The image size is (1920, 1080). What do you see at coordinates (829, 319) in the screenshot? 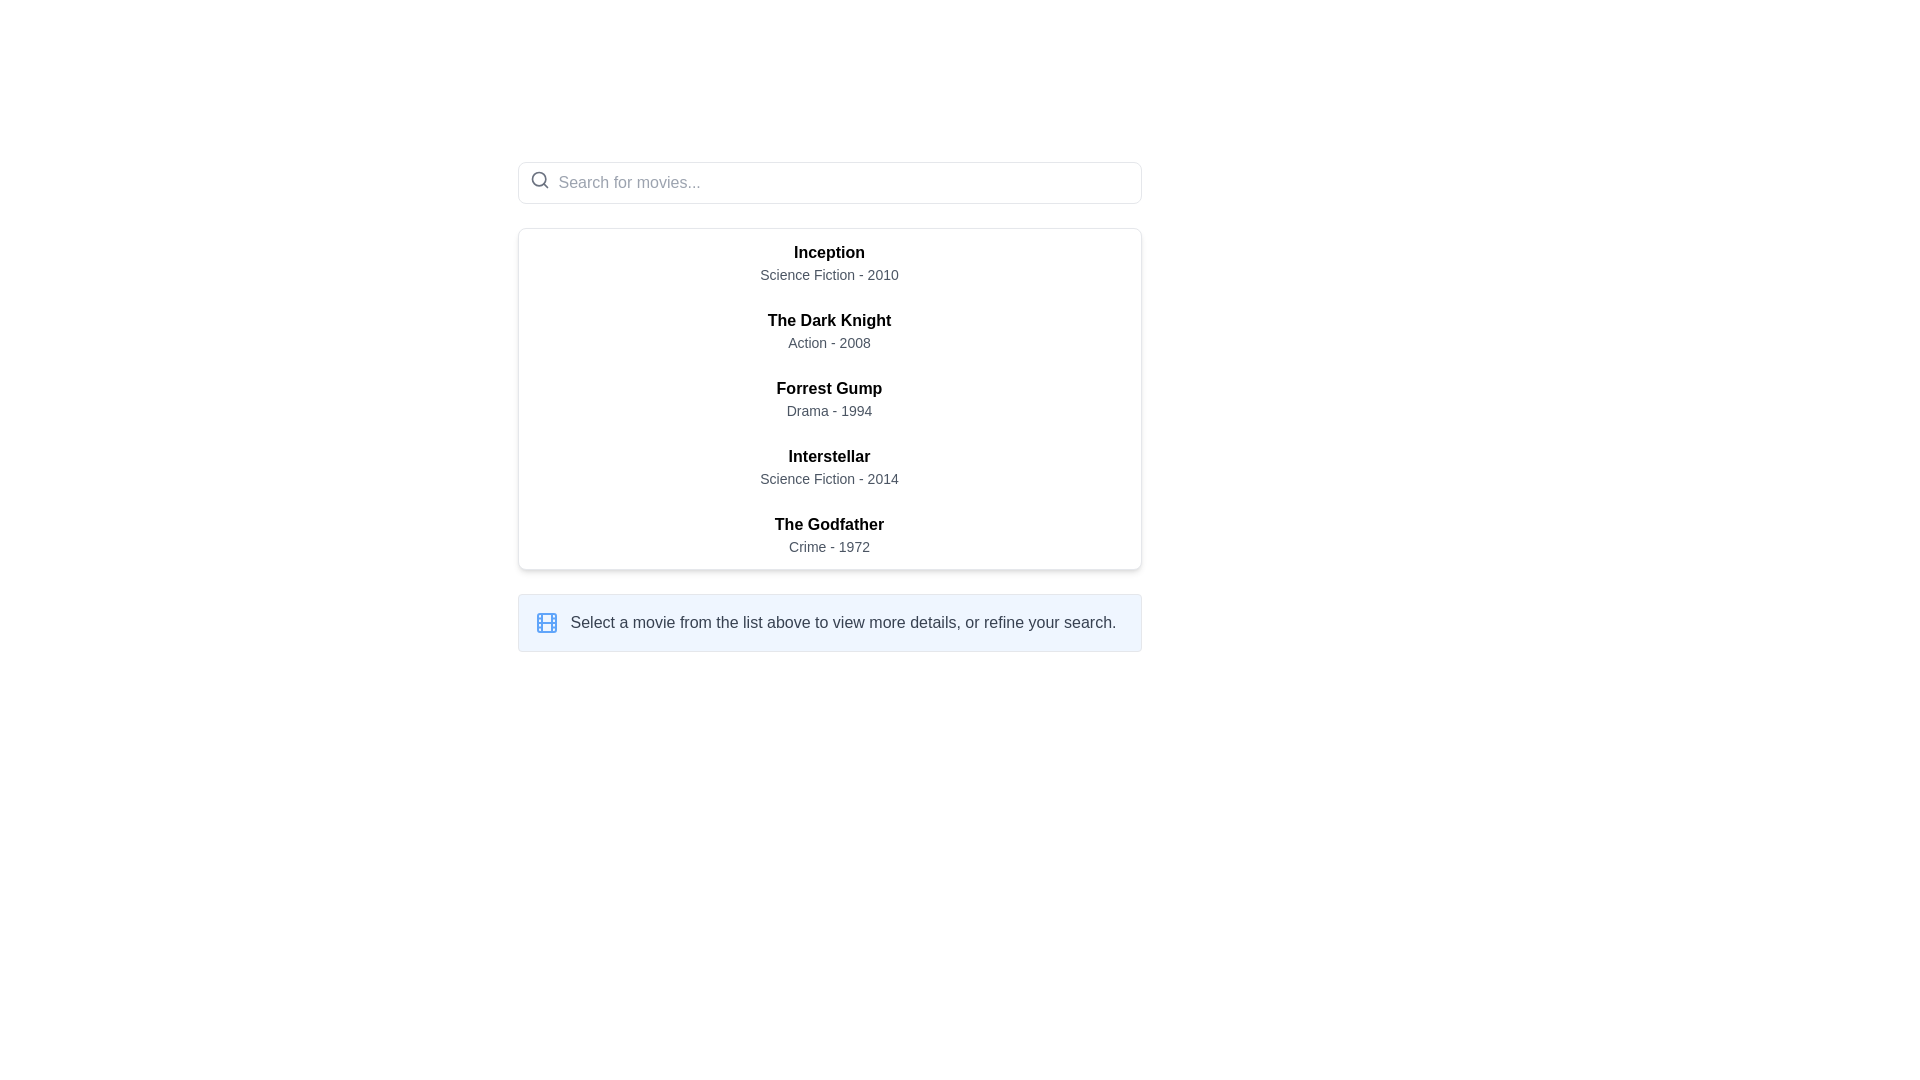
I see `bold text label element that displays 'The Dark Knight', positioned in the second row of the movie selection list, above 'Action - 2008' and below 'Inception'` at bounding box center [829, 319].